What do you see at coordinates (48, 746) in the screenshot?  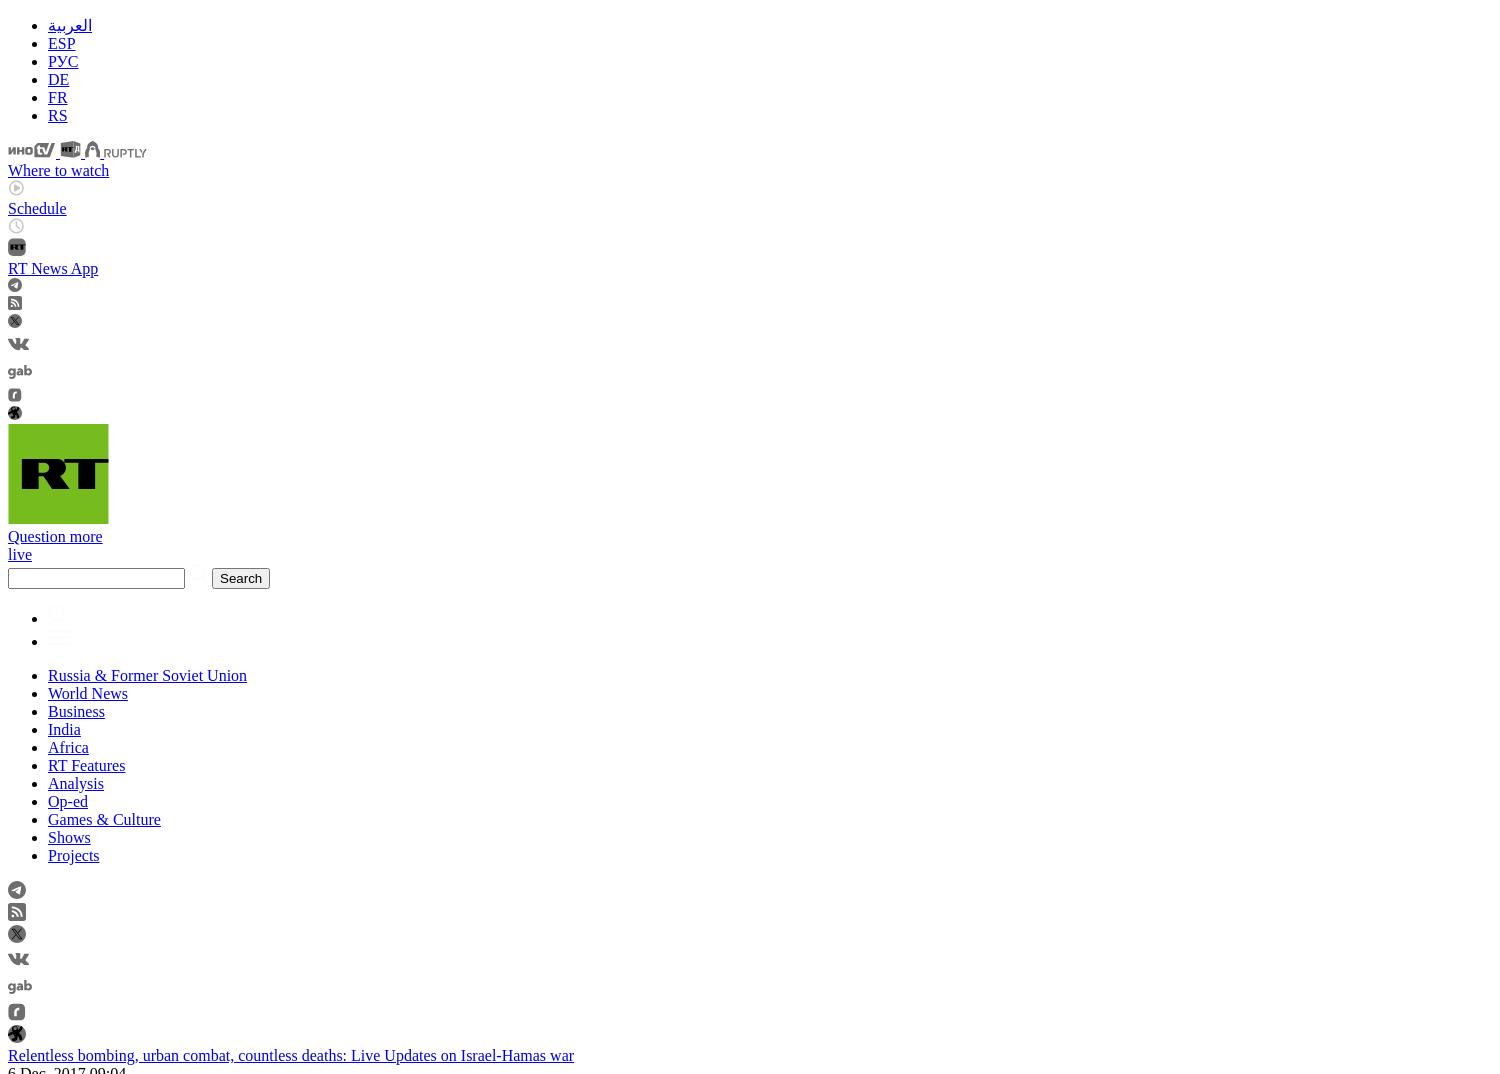 I see `'Africa'` at bounding box center [48, 746].